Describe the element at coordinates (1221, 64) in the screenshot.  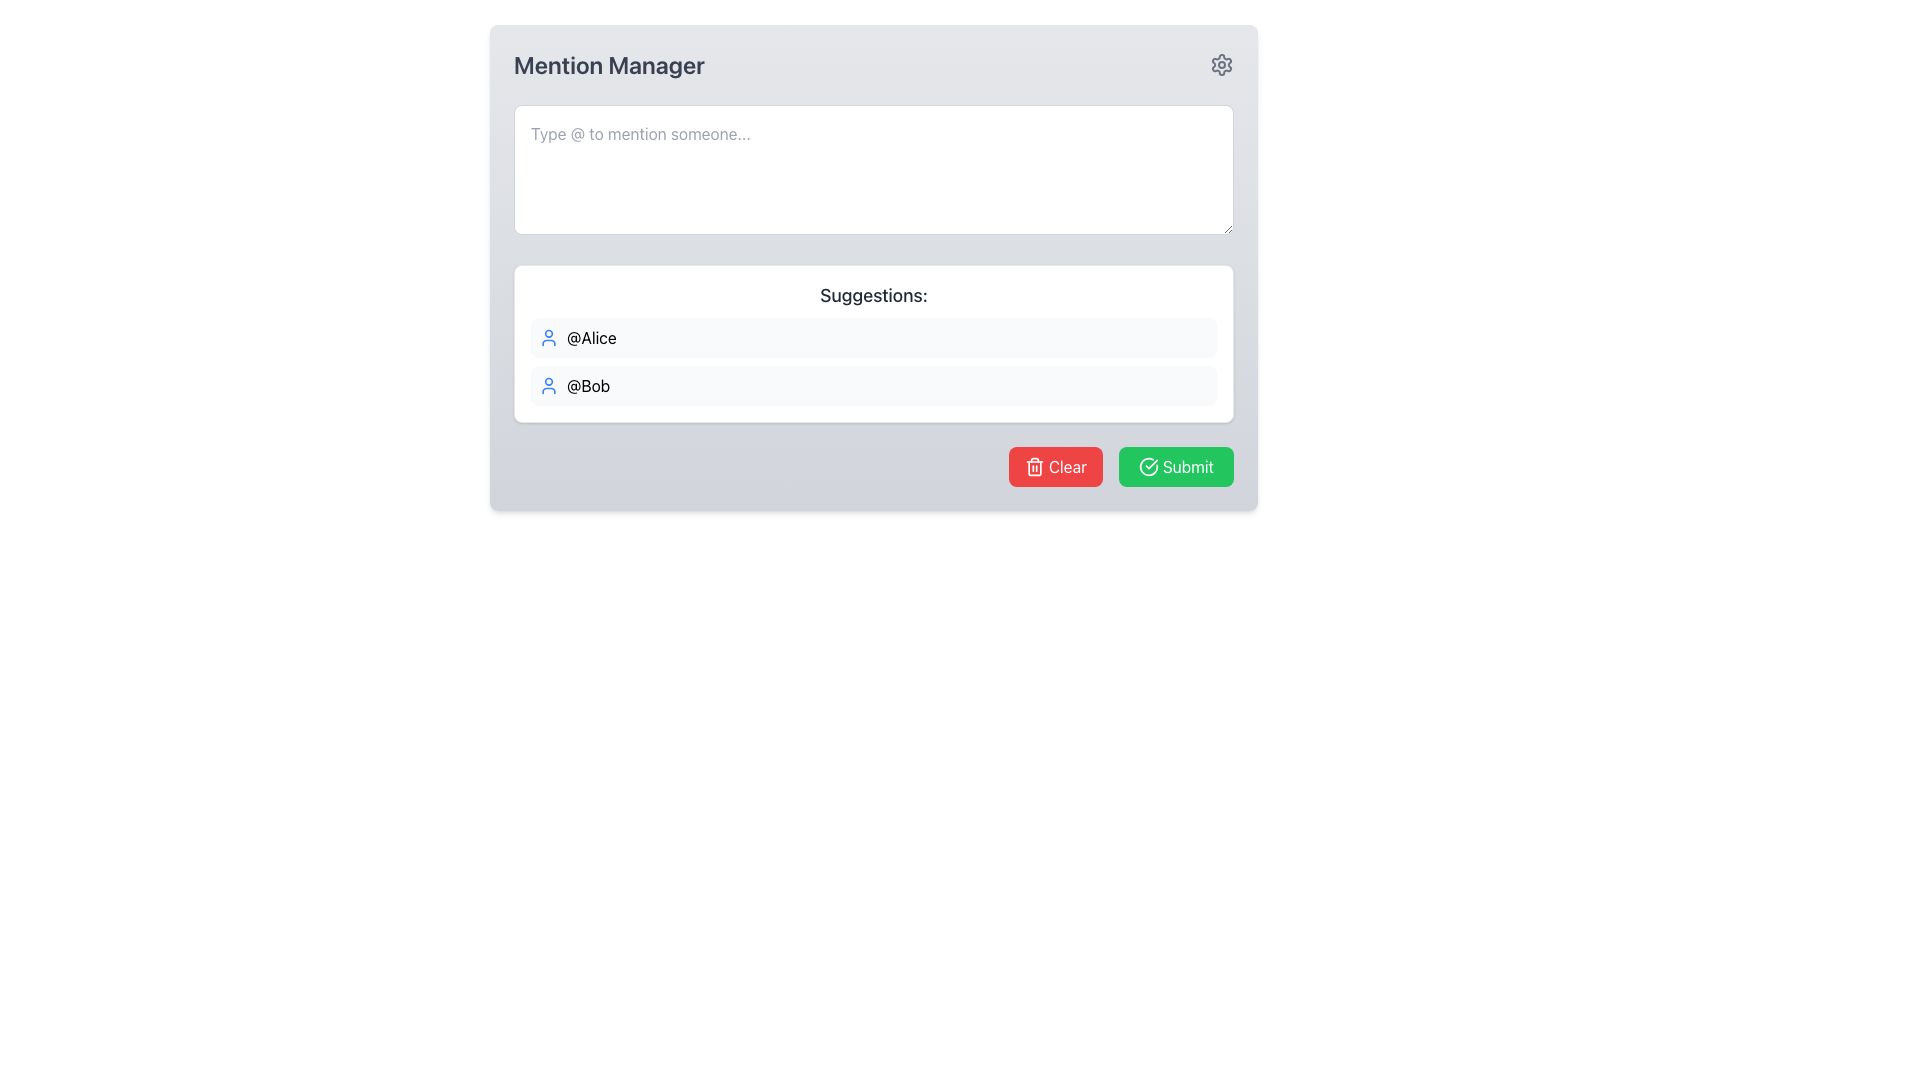
I see `the settings icon (gear symbol) located at the far right of the top bar in the 'Mention Manager' interface` at that location.